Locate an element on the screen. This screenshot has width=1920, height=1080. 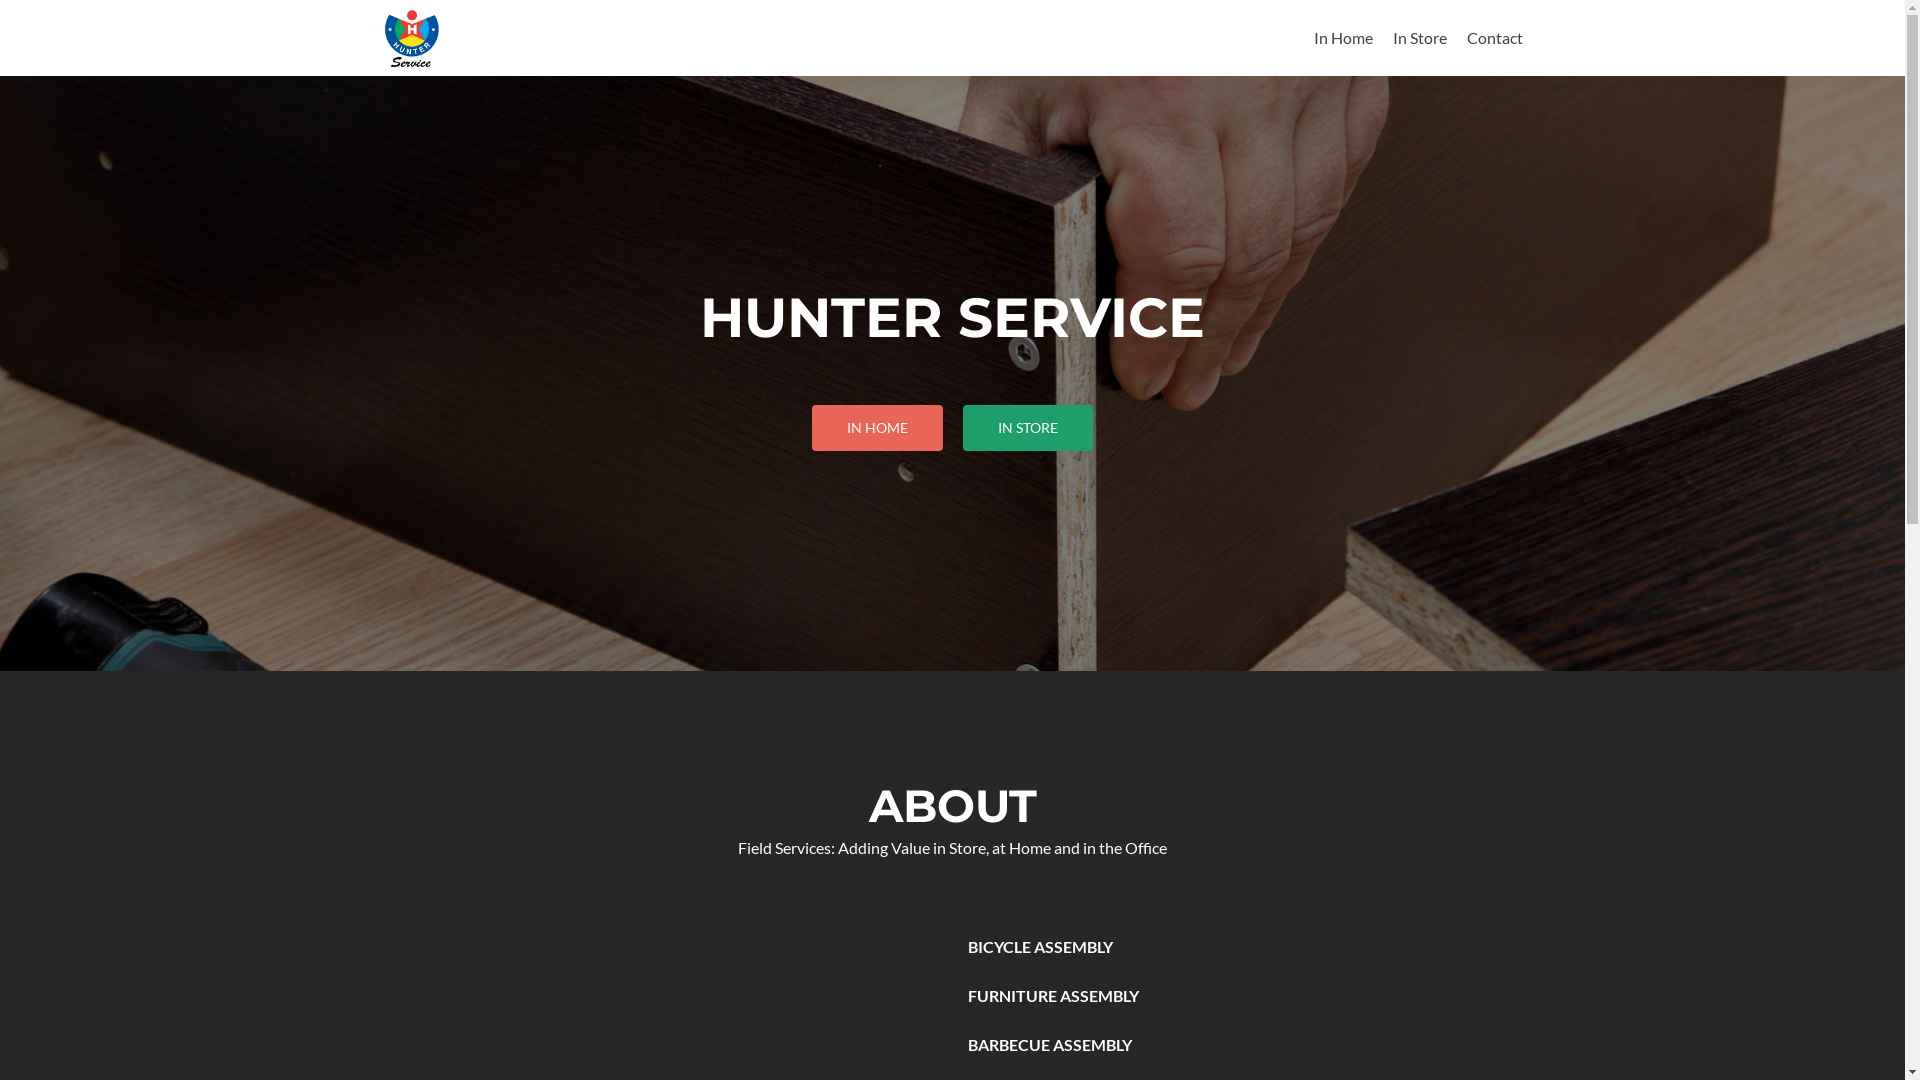
'In Home' is located at coordinates (1343, 37).